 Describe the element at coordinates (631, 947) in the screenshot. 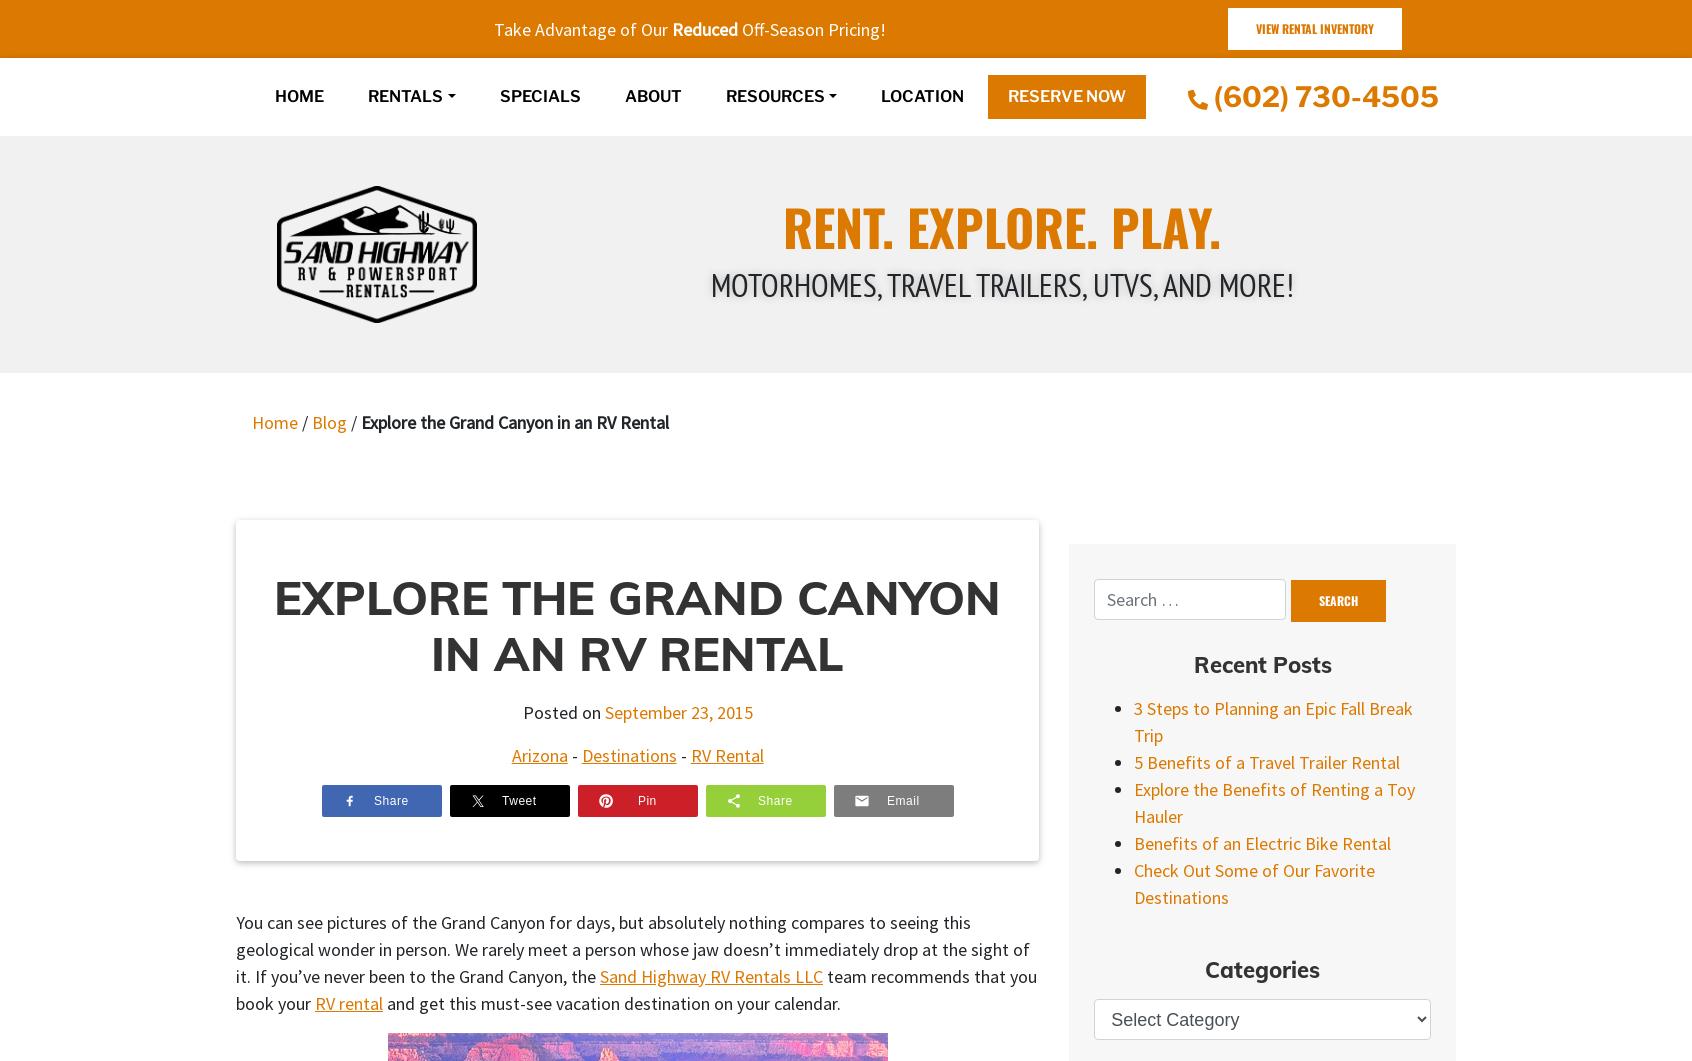

I see `'You can see pictures of the Grand Canyon for days, but absolutely nothing compares to seeing this geological wonder in person. We rarely meet a person whose jaw doesn’t immediately drop at the sight of it. If you’ve never been to the Grand Canyon, the'` at that location.